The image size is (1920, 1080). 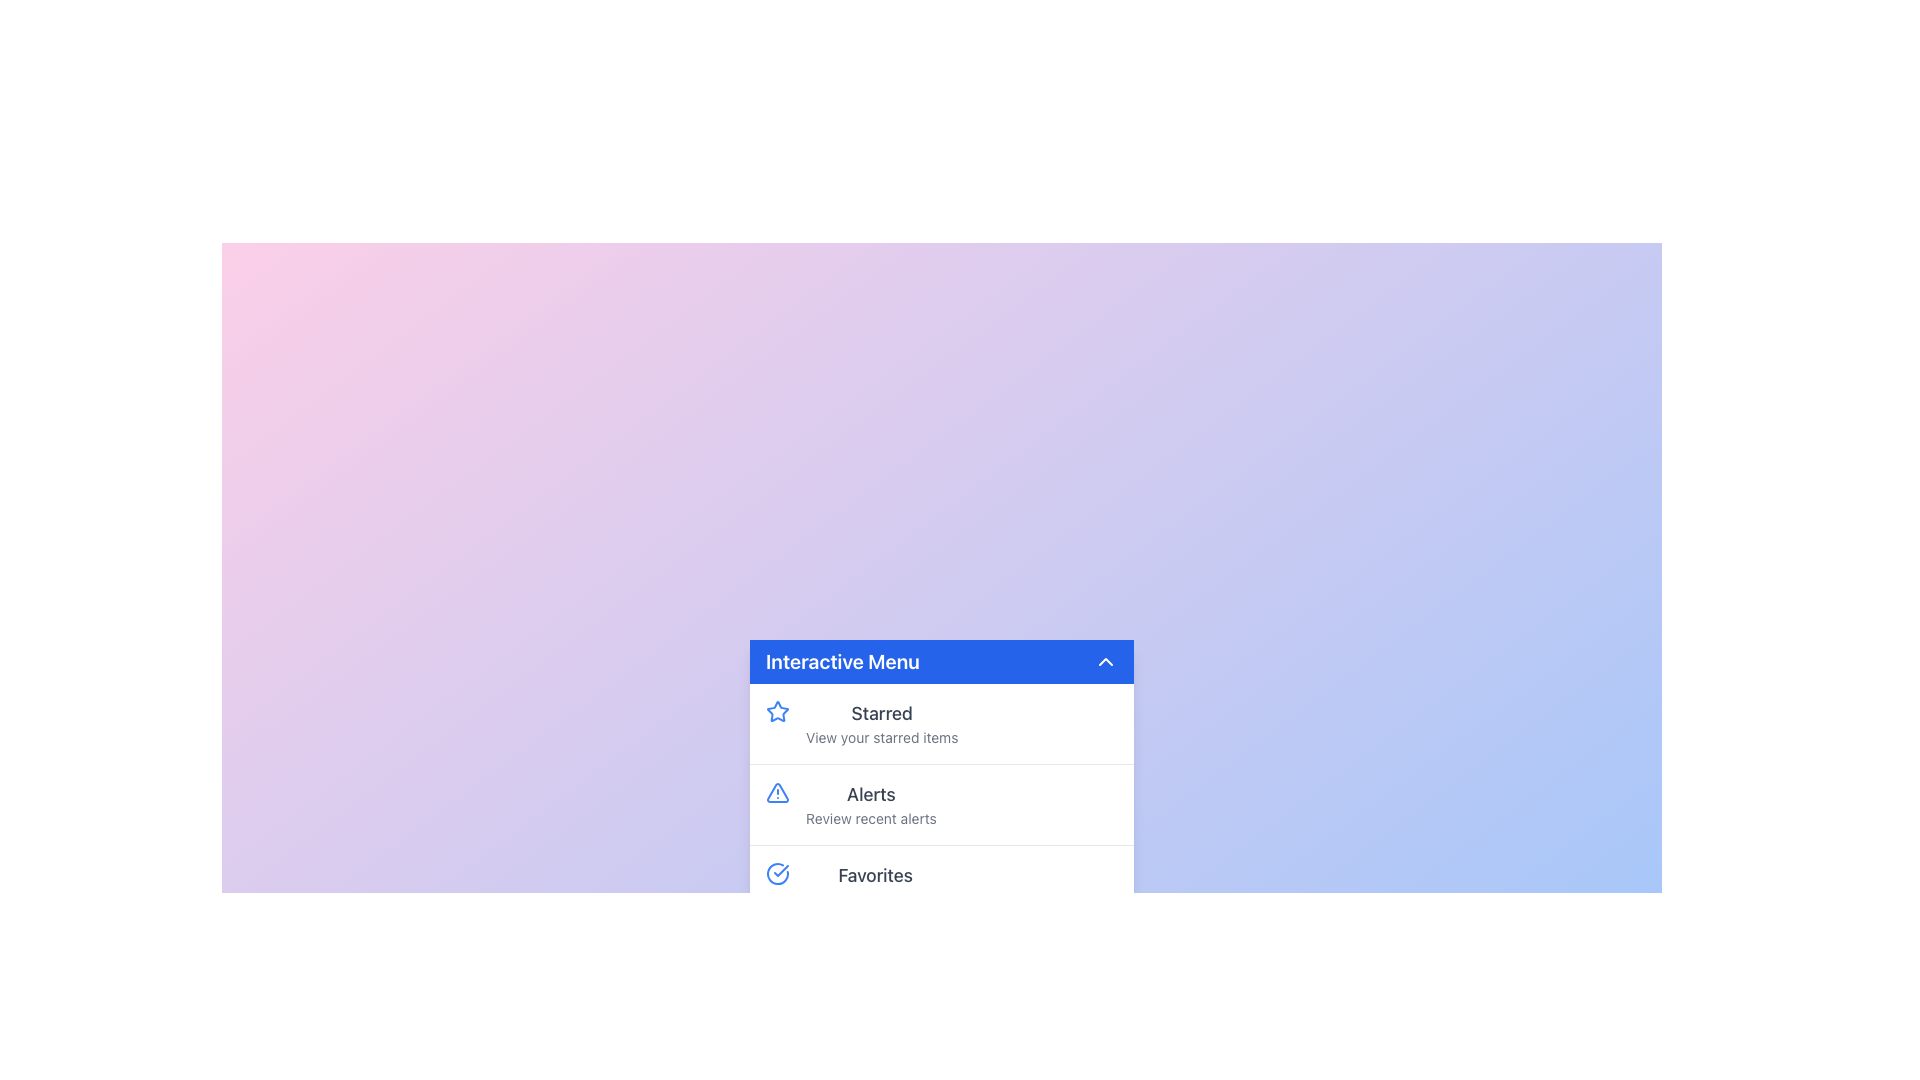 What do you see at coordinates (776, 711) in the screenshot?
I see `the 'Starred' icon located to the left of the 'Starred' list item in the 'Interactive Menu' section` at bounding box center [776, 711].